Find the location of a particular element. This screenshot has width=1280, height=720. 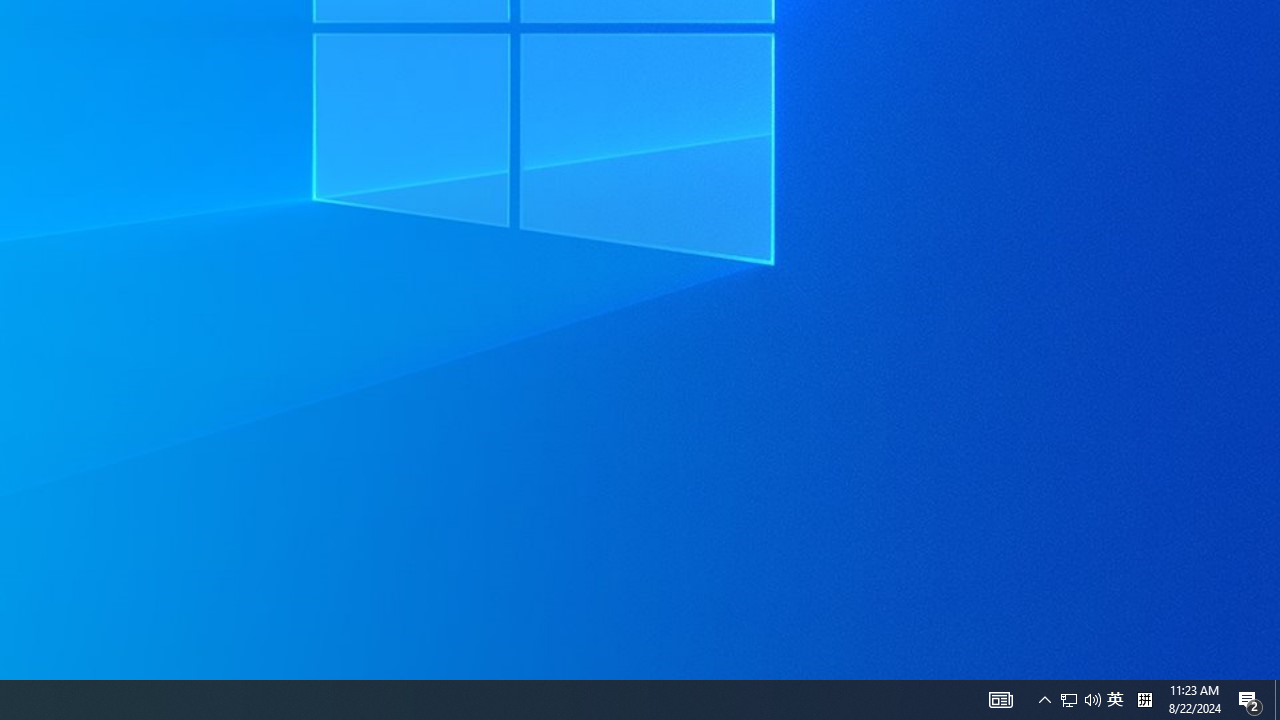

'Action Center, 2 new notifications' is located at coordinates (1250, 698).